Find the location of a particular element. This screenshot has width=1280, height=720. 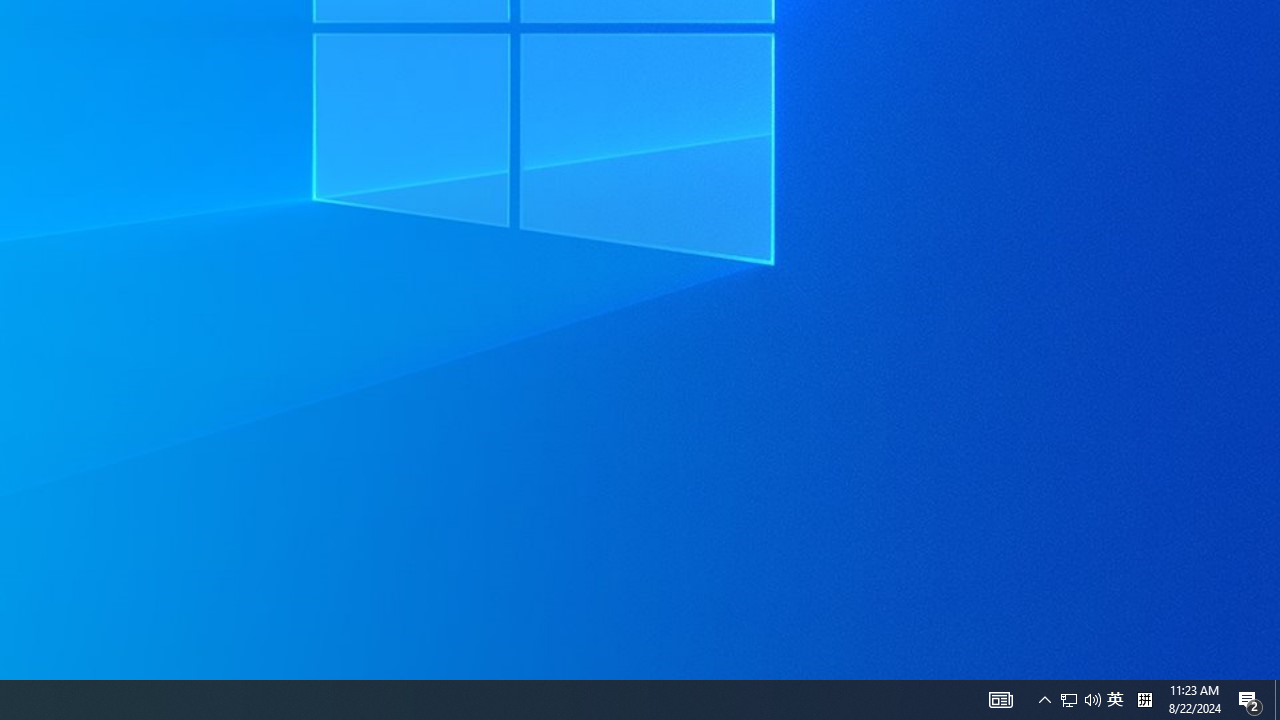

'Action Center, 2 new notifications' is located at coordinates (1250, 698).